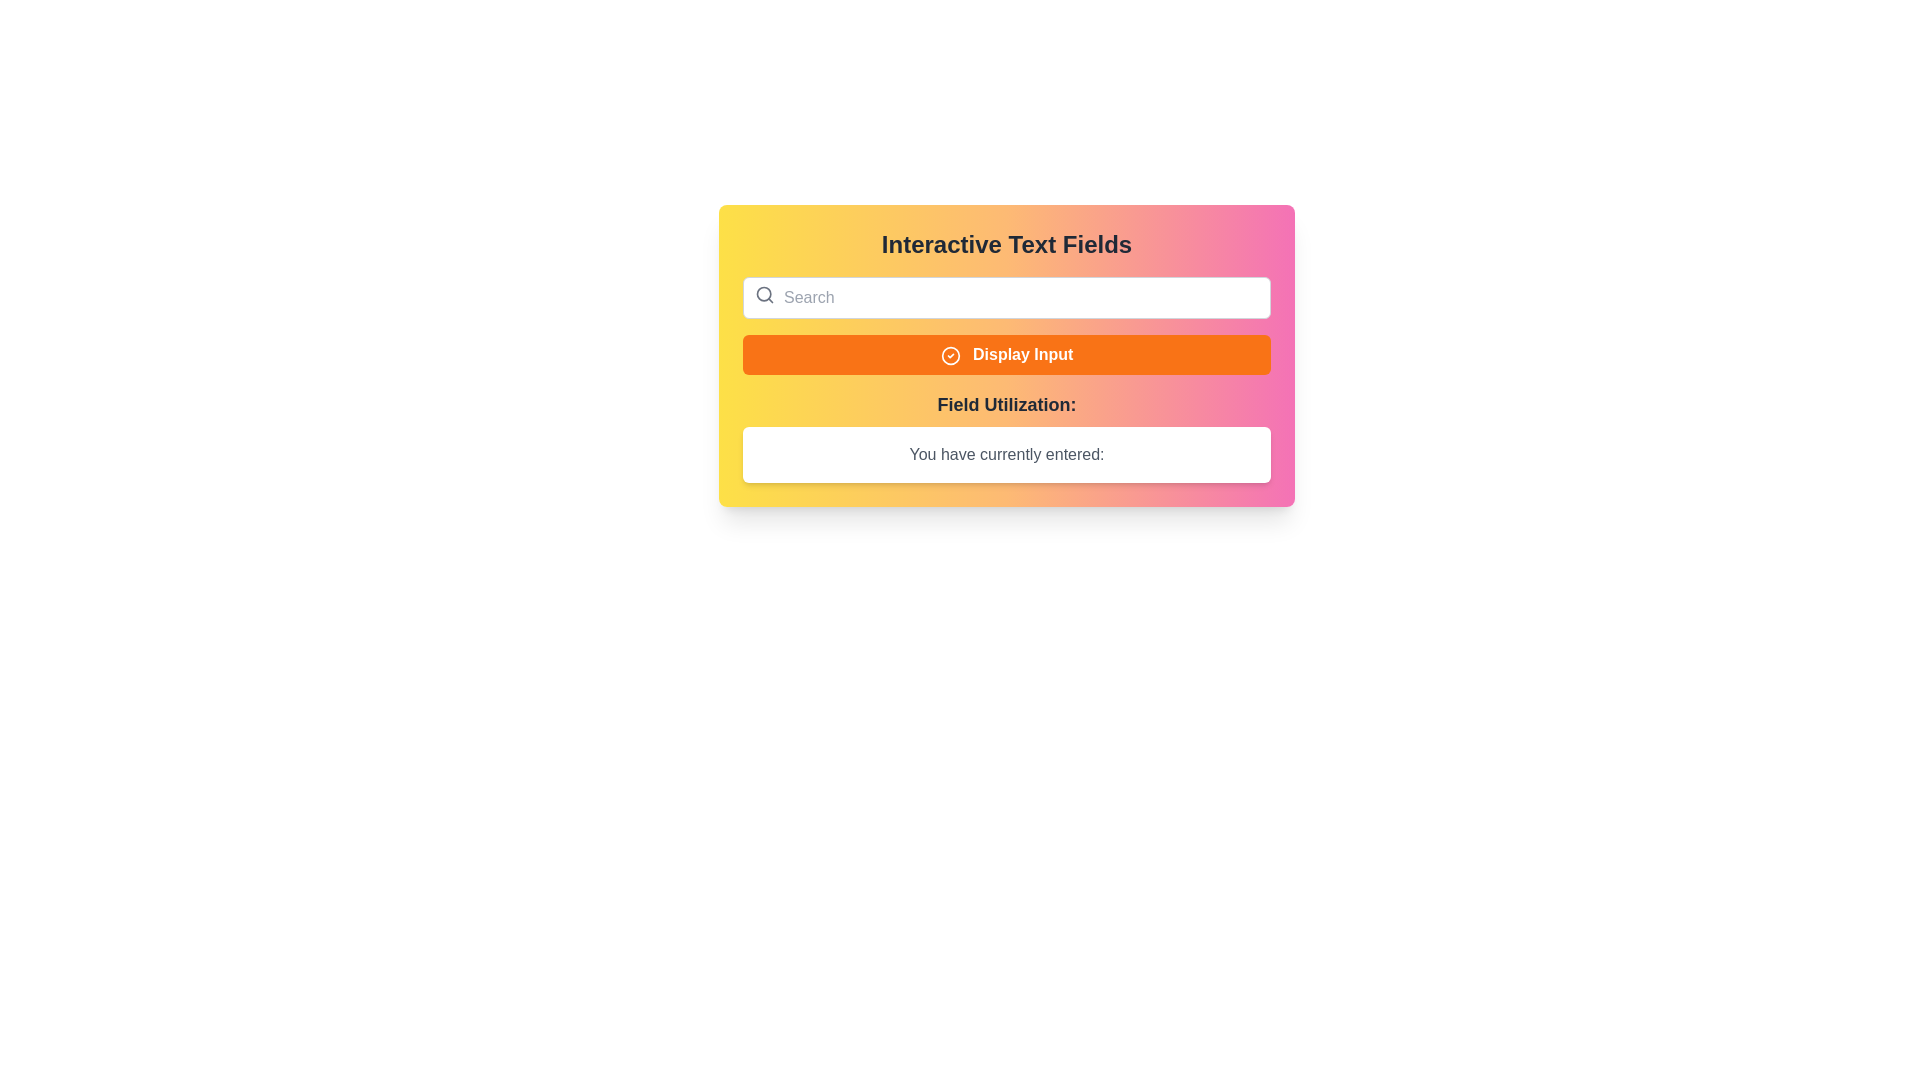 The width and height of the screenshot is (1920, 1080). Describe the element at coordinates (1007, 353) in the screenshot. I see `the button located below the search input box and above the label reading 'Field Utilization:', which allows users` at that location.